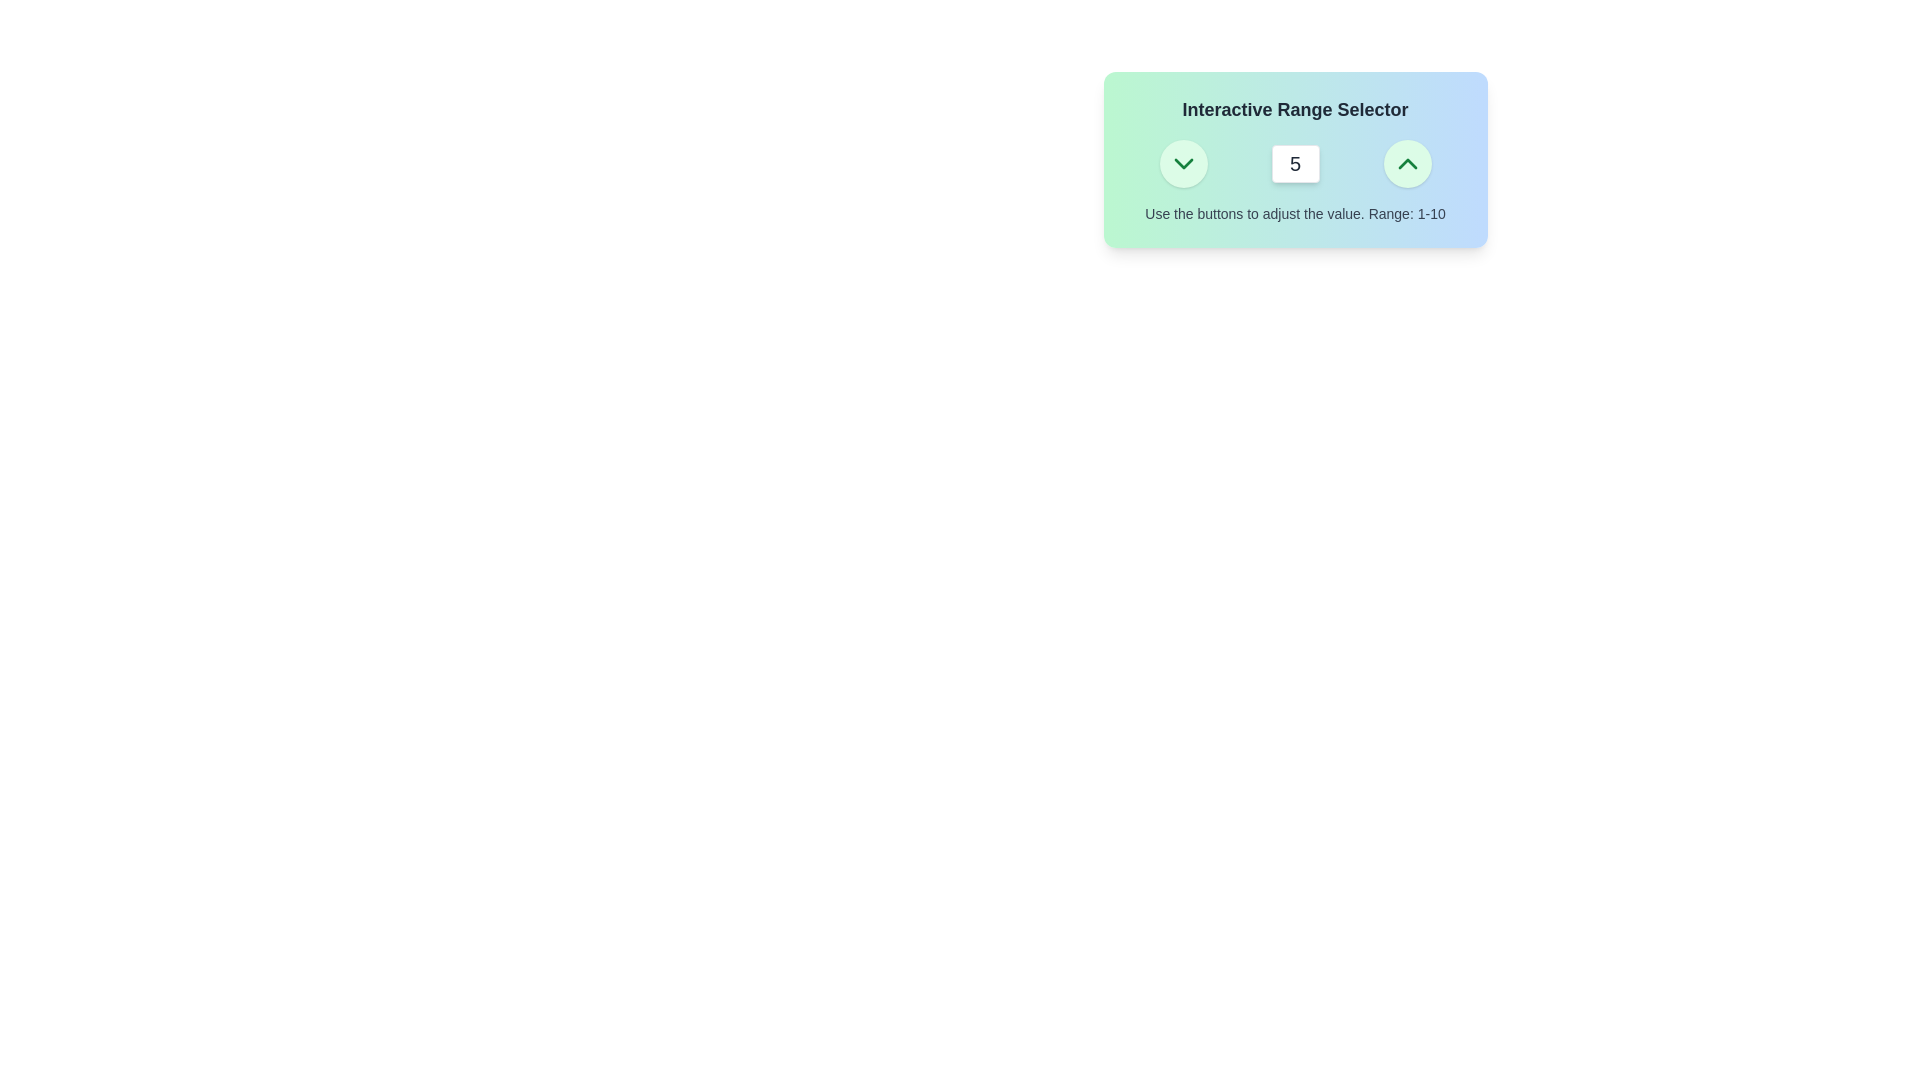 This screenshot has height=1080, width=1920. What do you see at coordinates (1406, 163) in the screenshot?
I see `the circular button with a green arrow icon pointing upward` at bounding box center [1406, 163].